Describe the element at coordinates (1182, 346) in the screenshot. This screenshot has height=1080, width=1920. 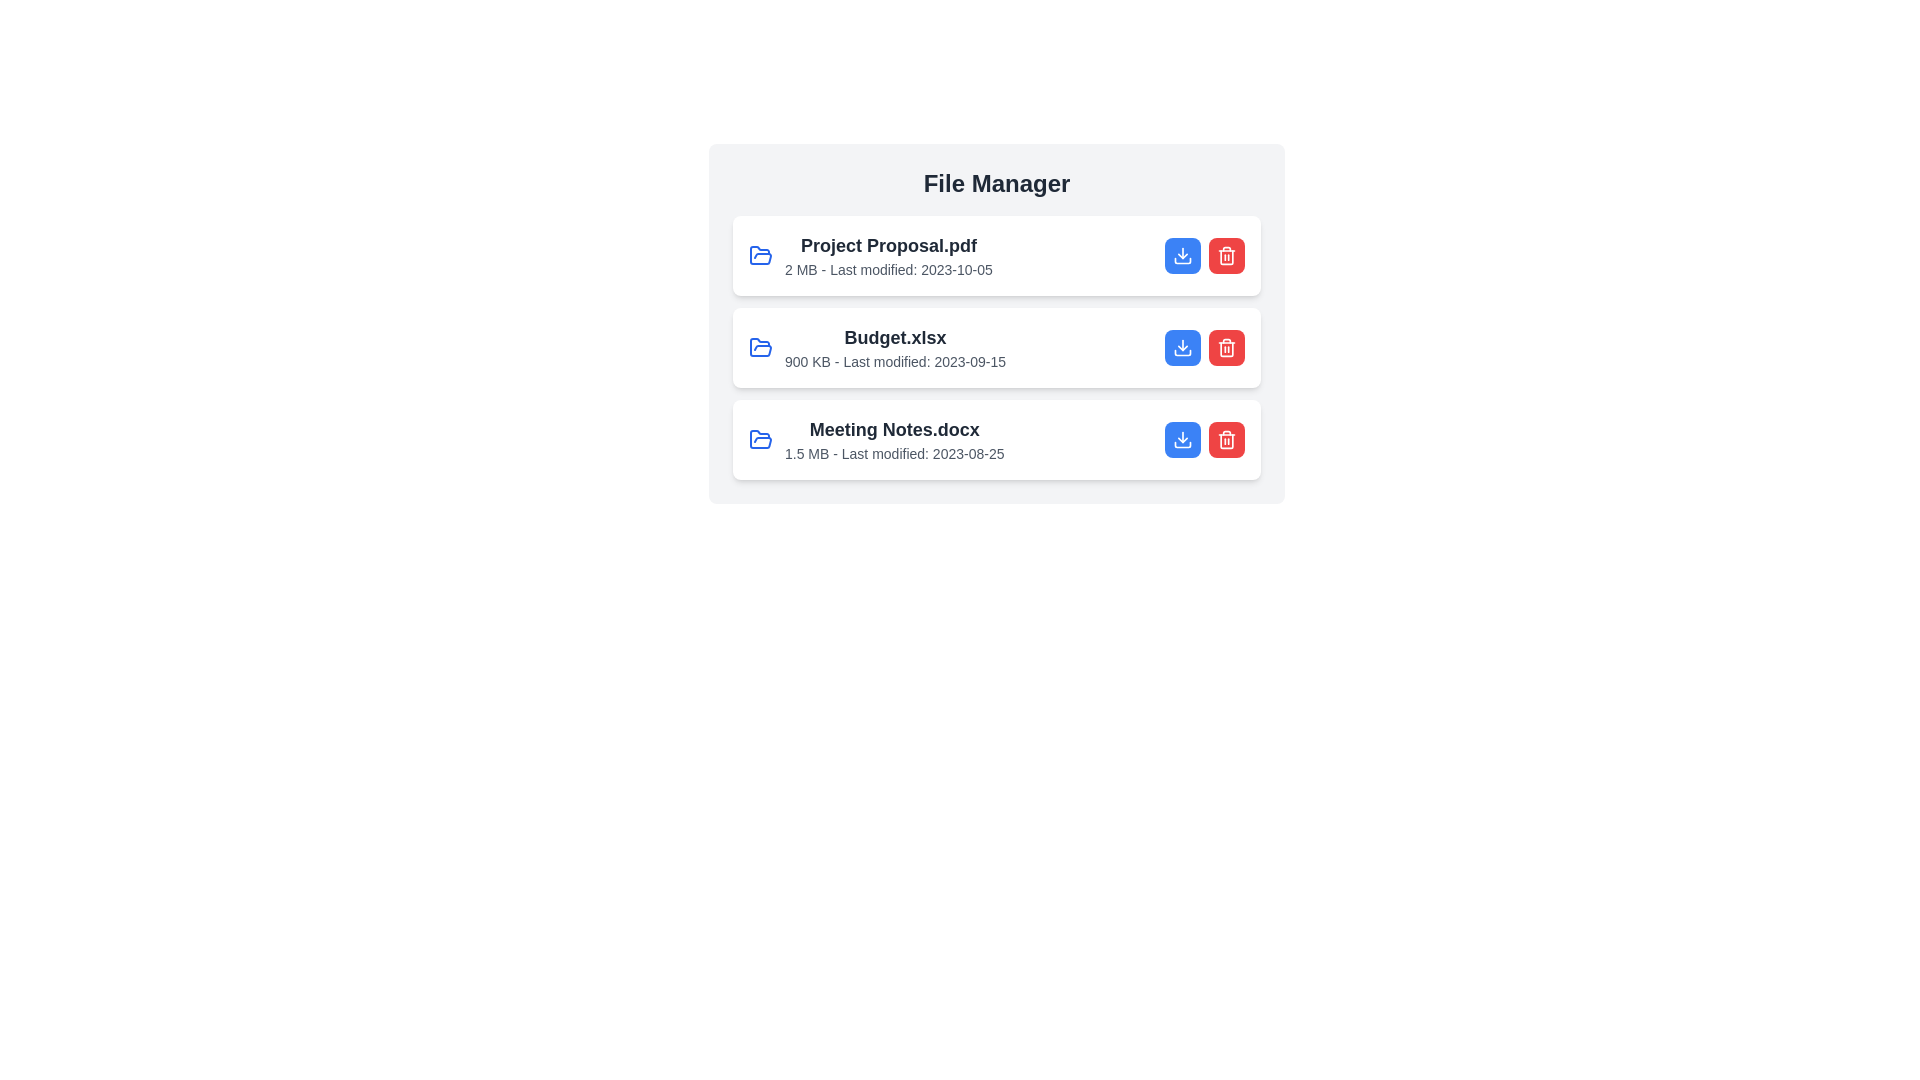
I see `download button for the file named Budget.xlsx` at that location.